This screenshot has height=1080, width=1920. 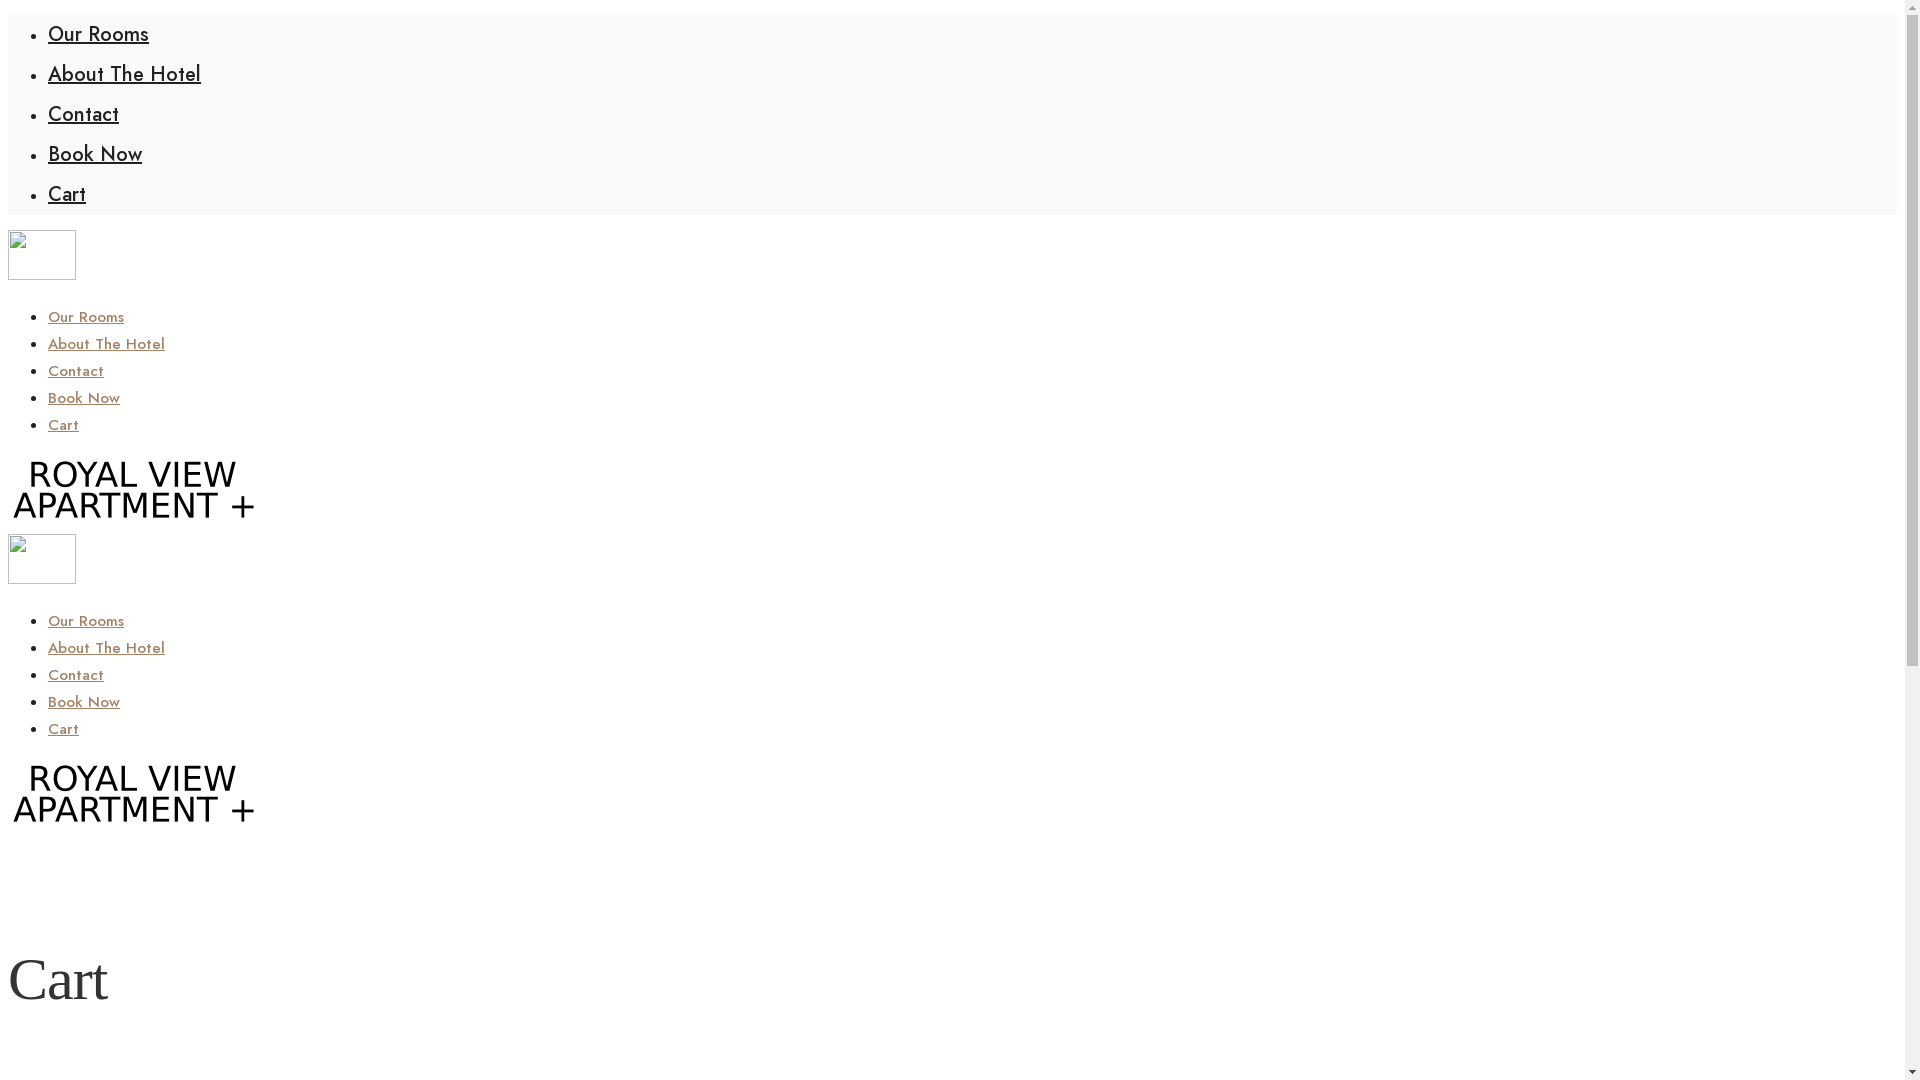 I want to click on 'Our Rooms', so click(x=97, y=34).